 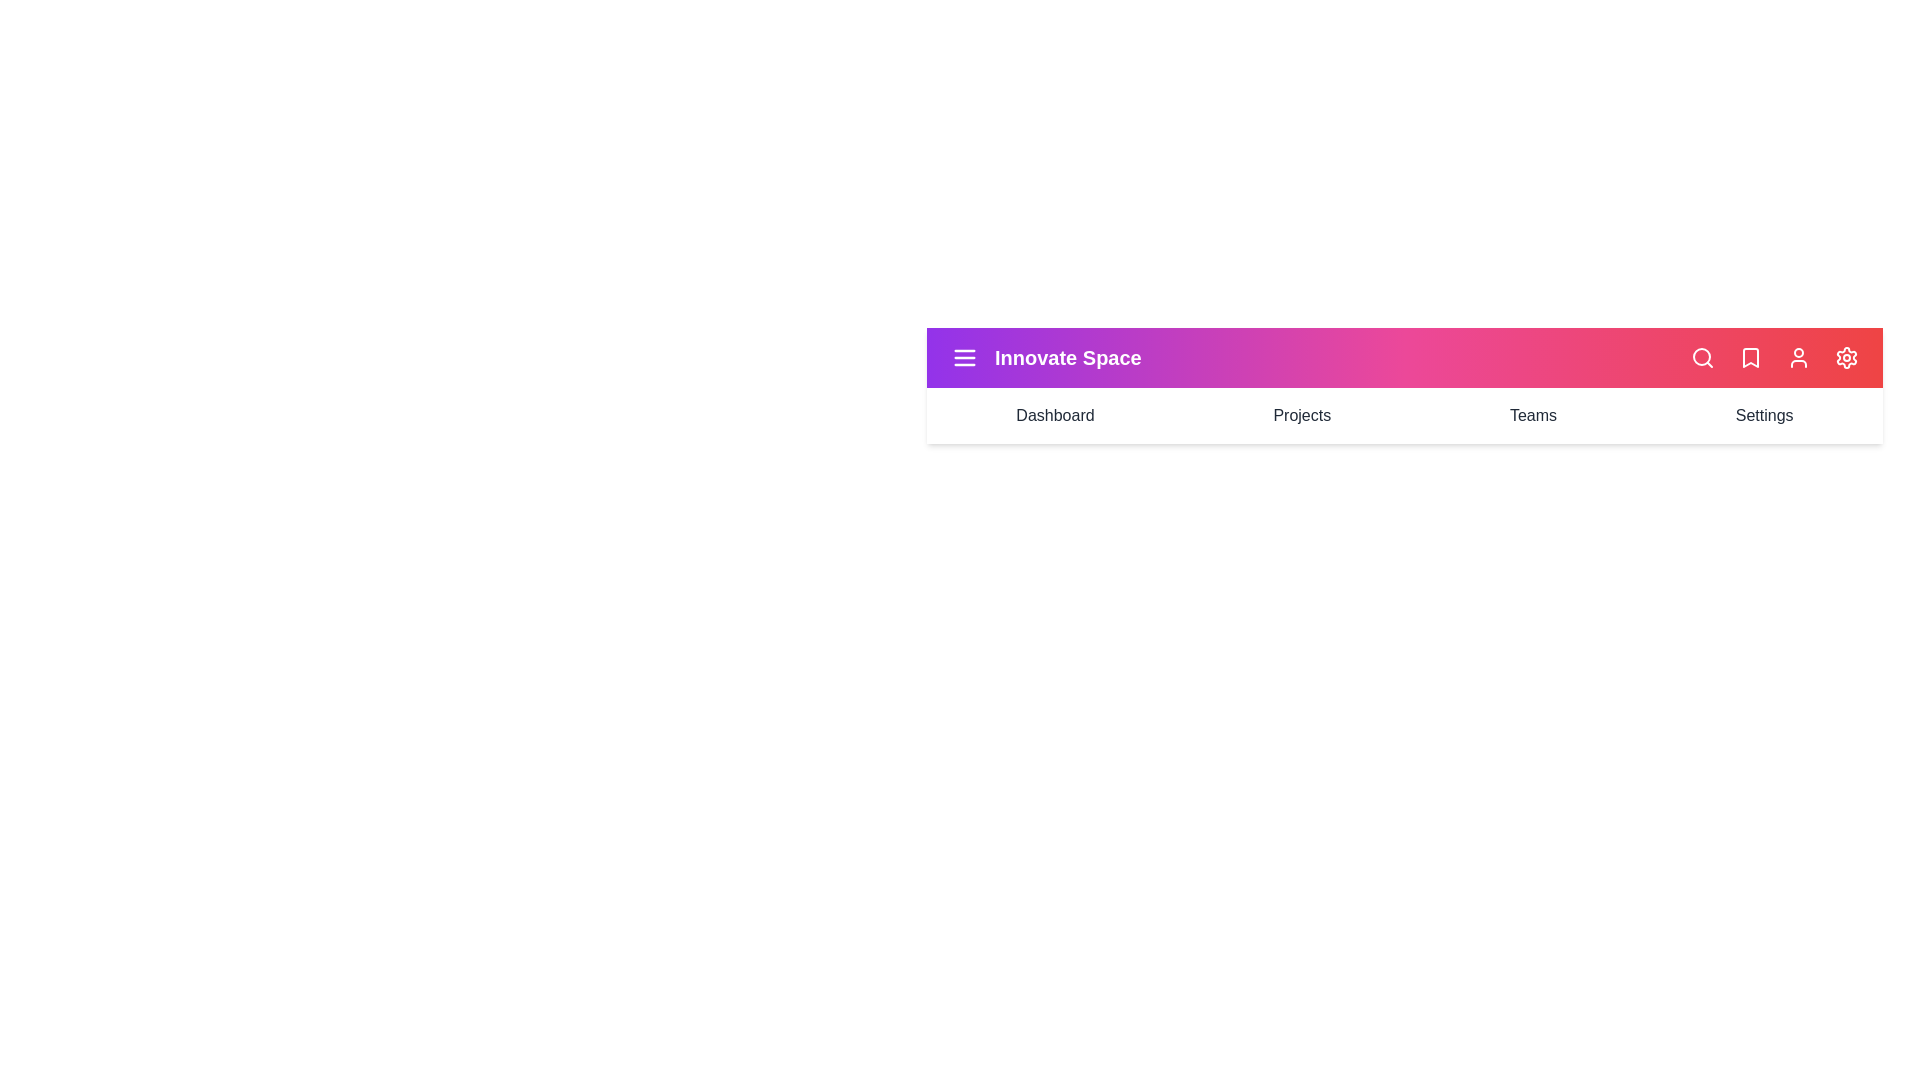 I want to click on the settings icon located in the top-right corner of the app bar, so click(x=1846, y=357).